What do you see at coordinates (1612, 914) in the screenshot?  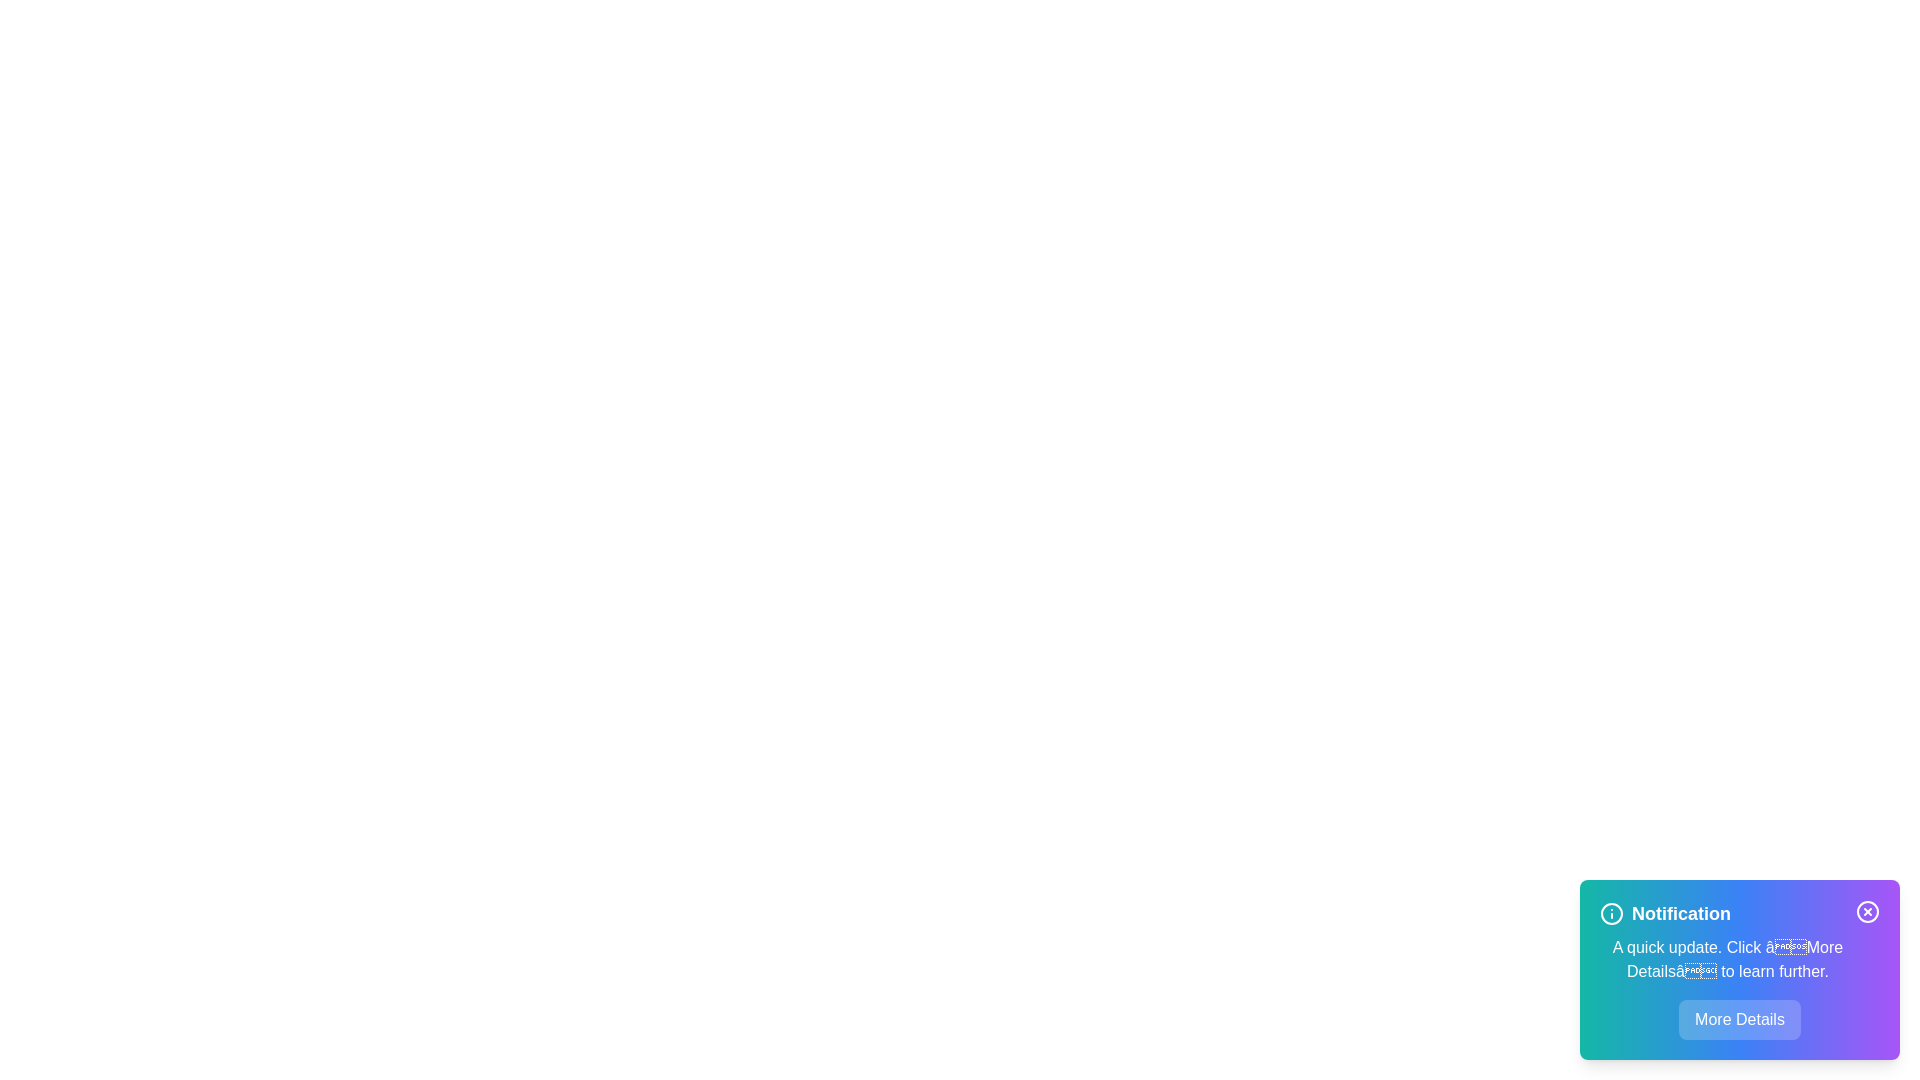 I see `the Info icon to inspect it` at bounding box center [1612, 914].